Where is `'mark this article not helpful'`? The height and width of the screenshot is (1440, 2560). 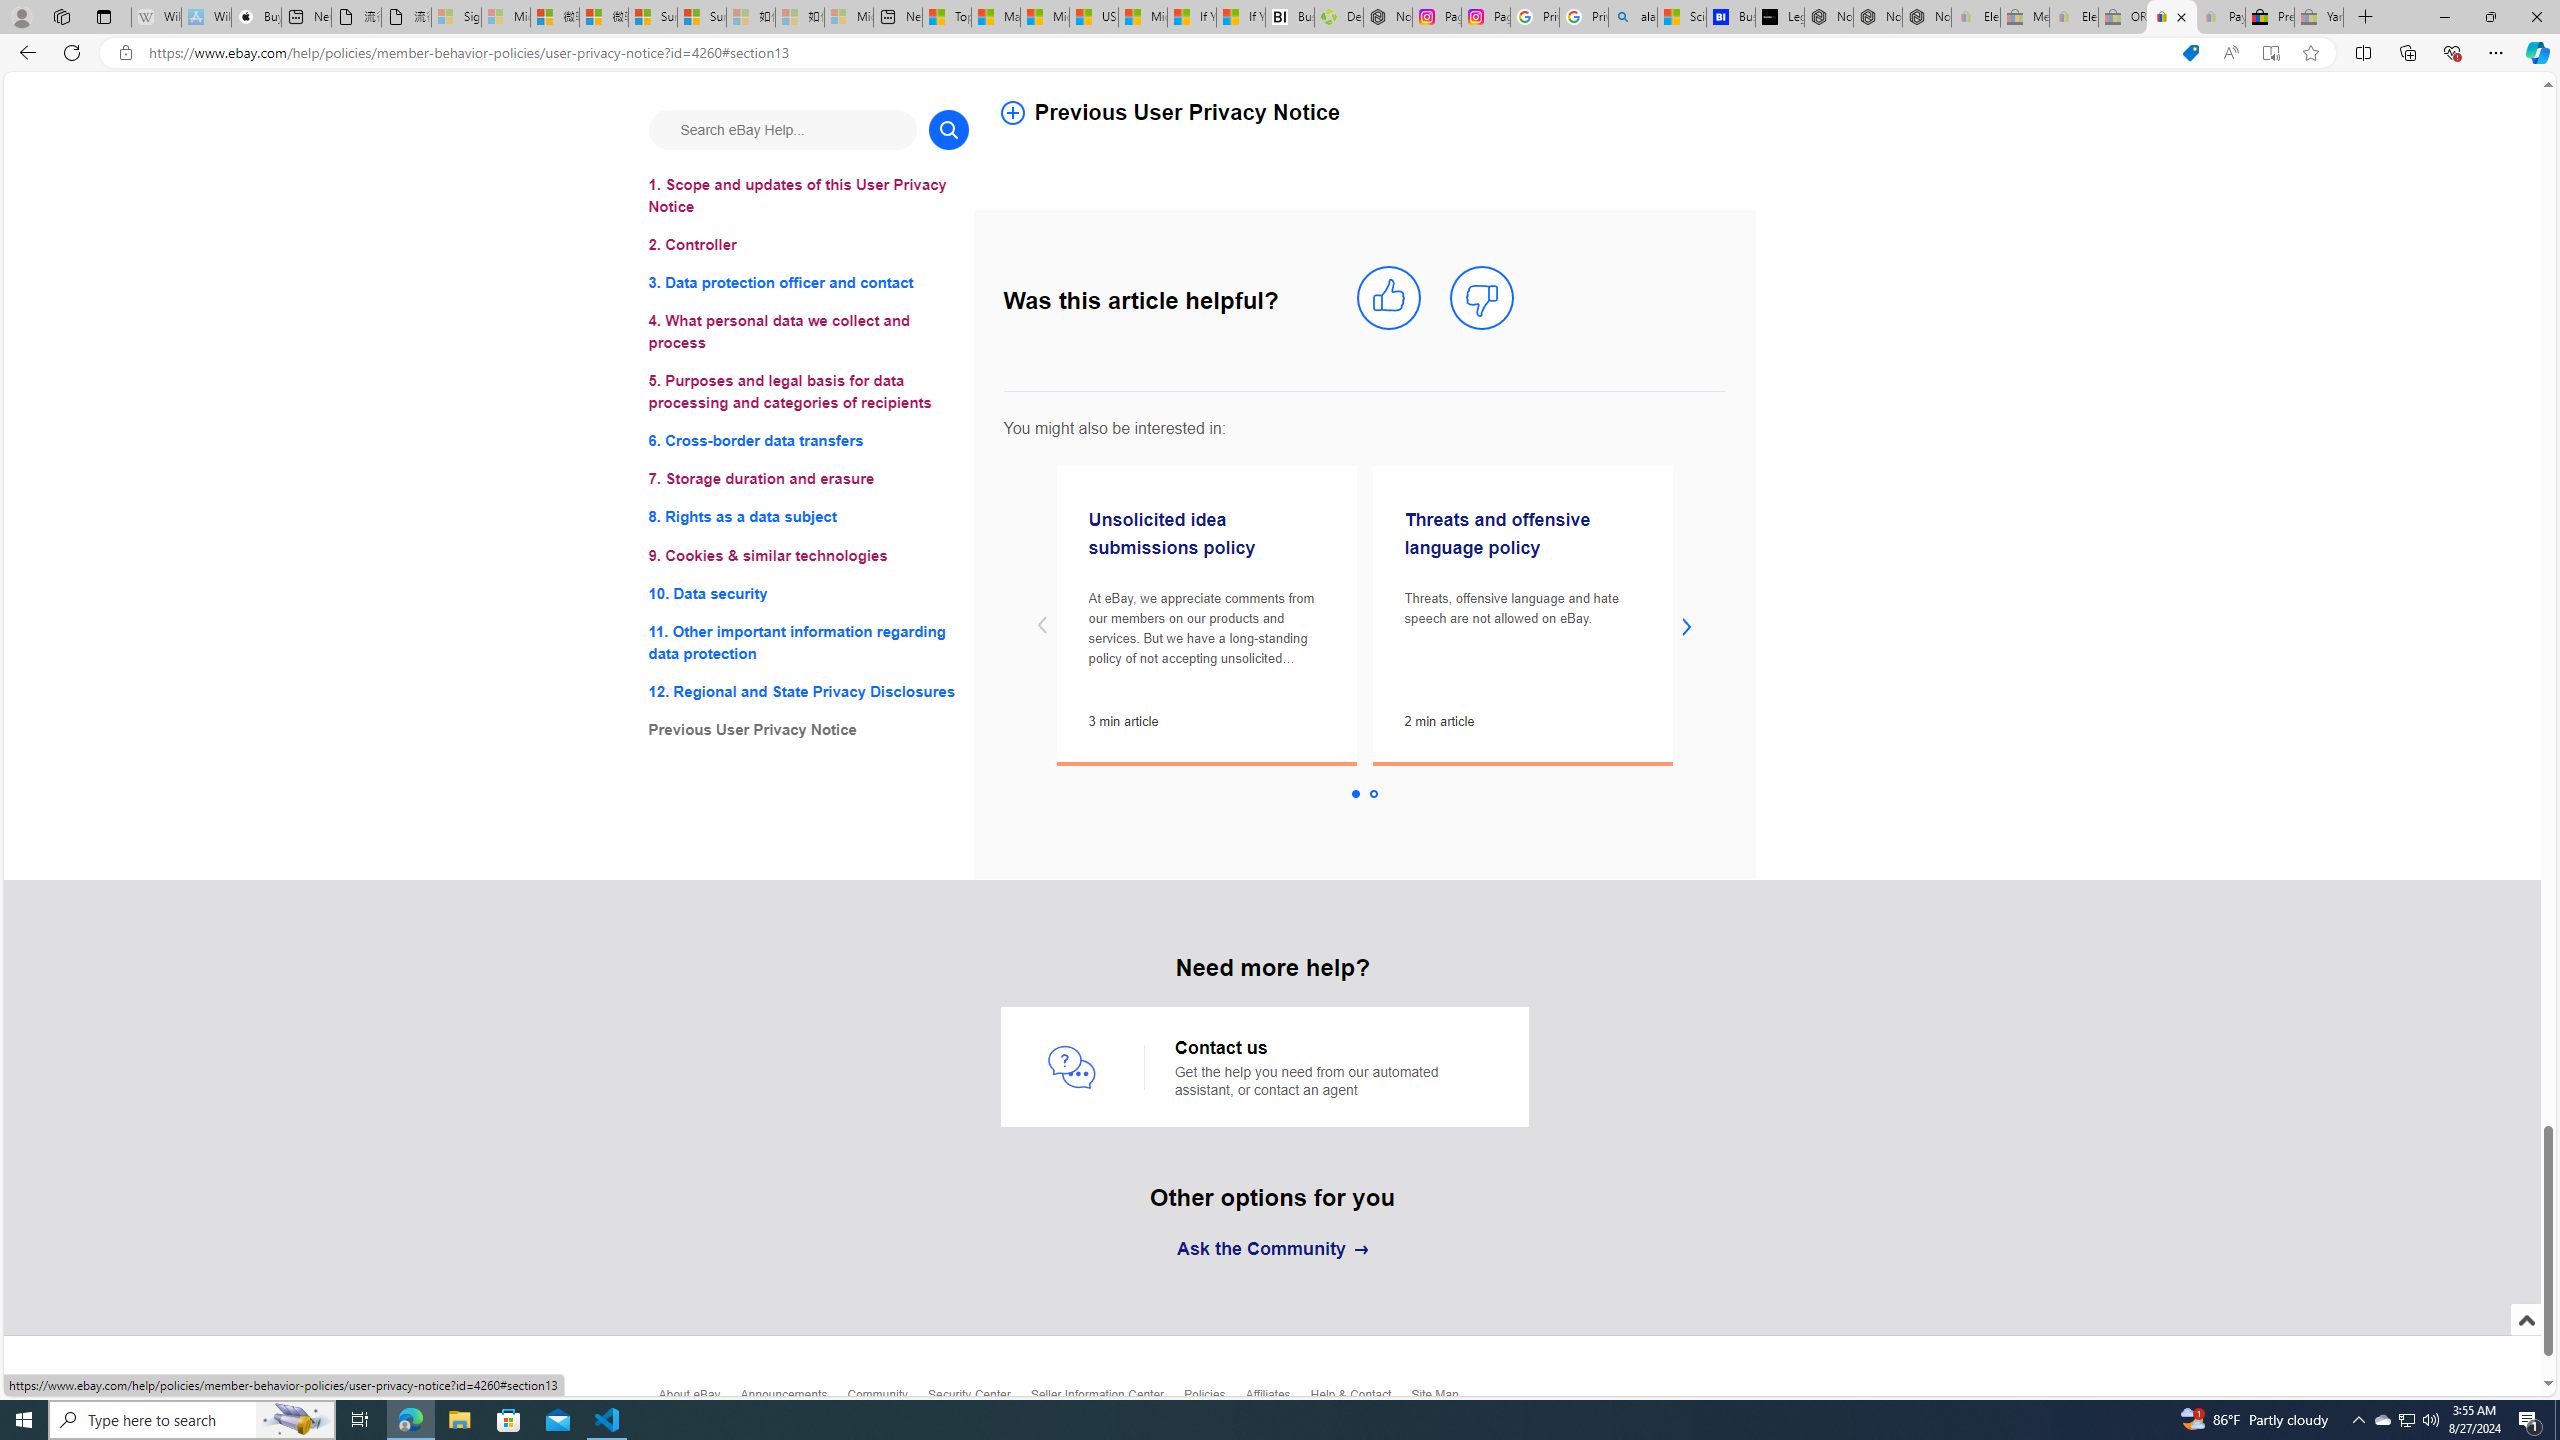 'mark this article not helpful' is located at coordinates (1481, 298).